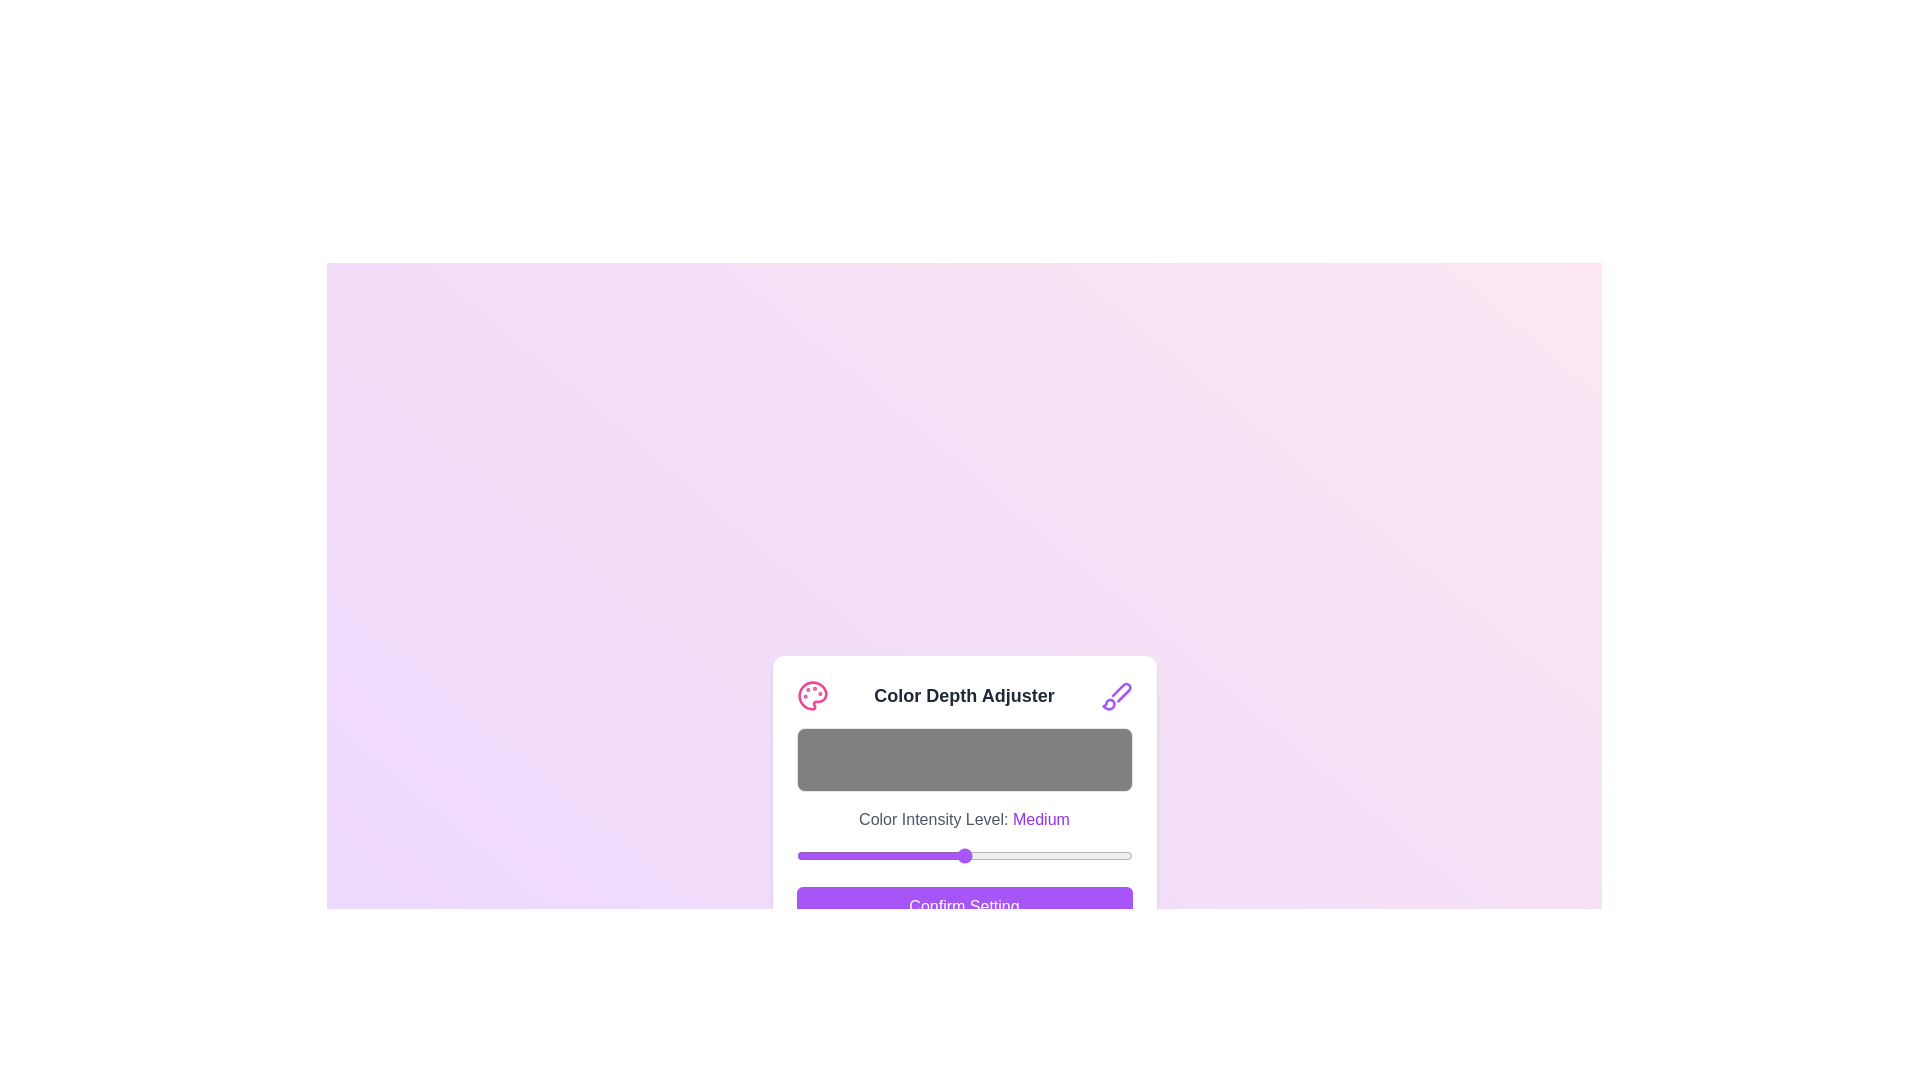 The width and height of the screenshot is (1920, 1080). Describe the element at coordinates (1051, 855) in the screenshot. I see `the color intensity slider to 194 where 194 is a value between 0 and 255` at that location.